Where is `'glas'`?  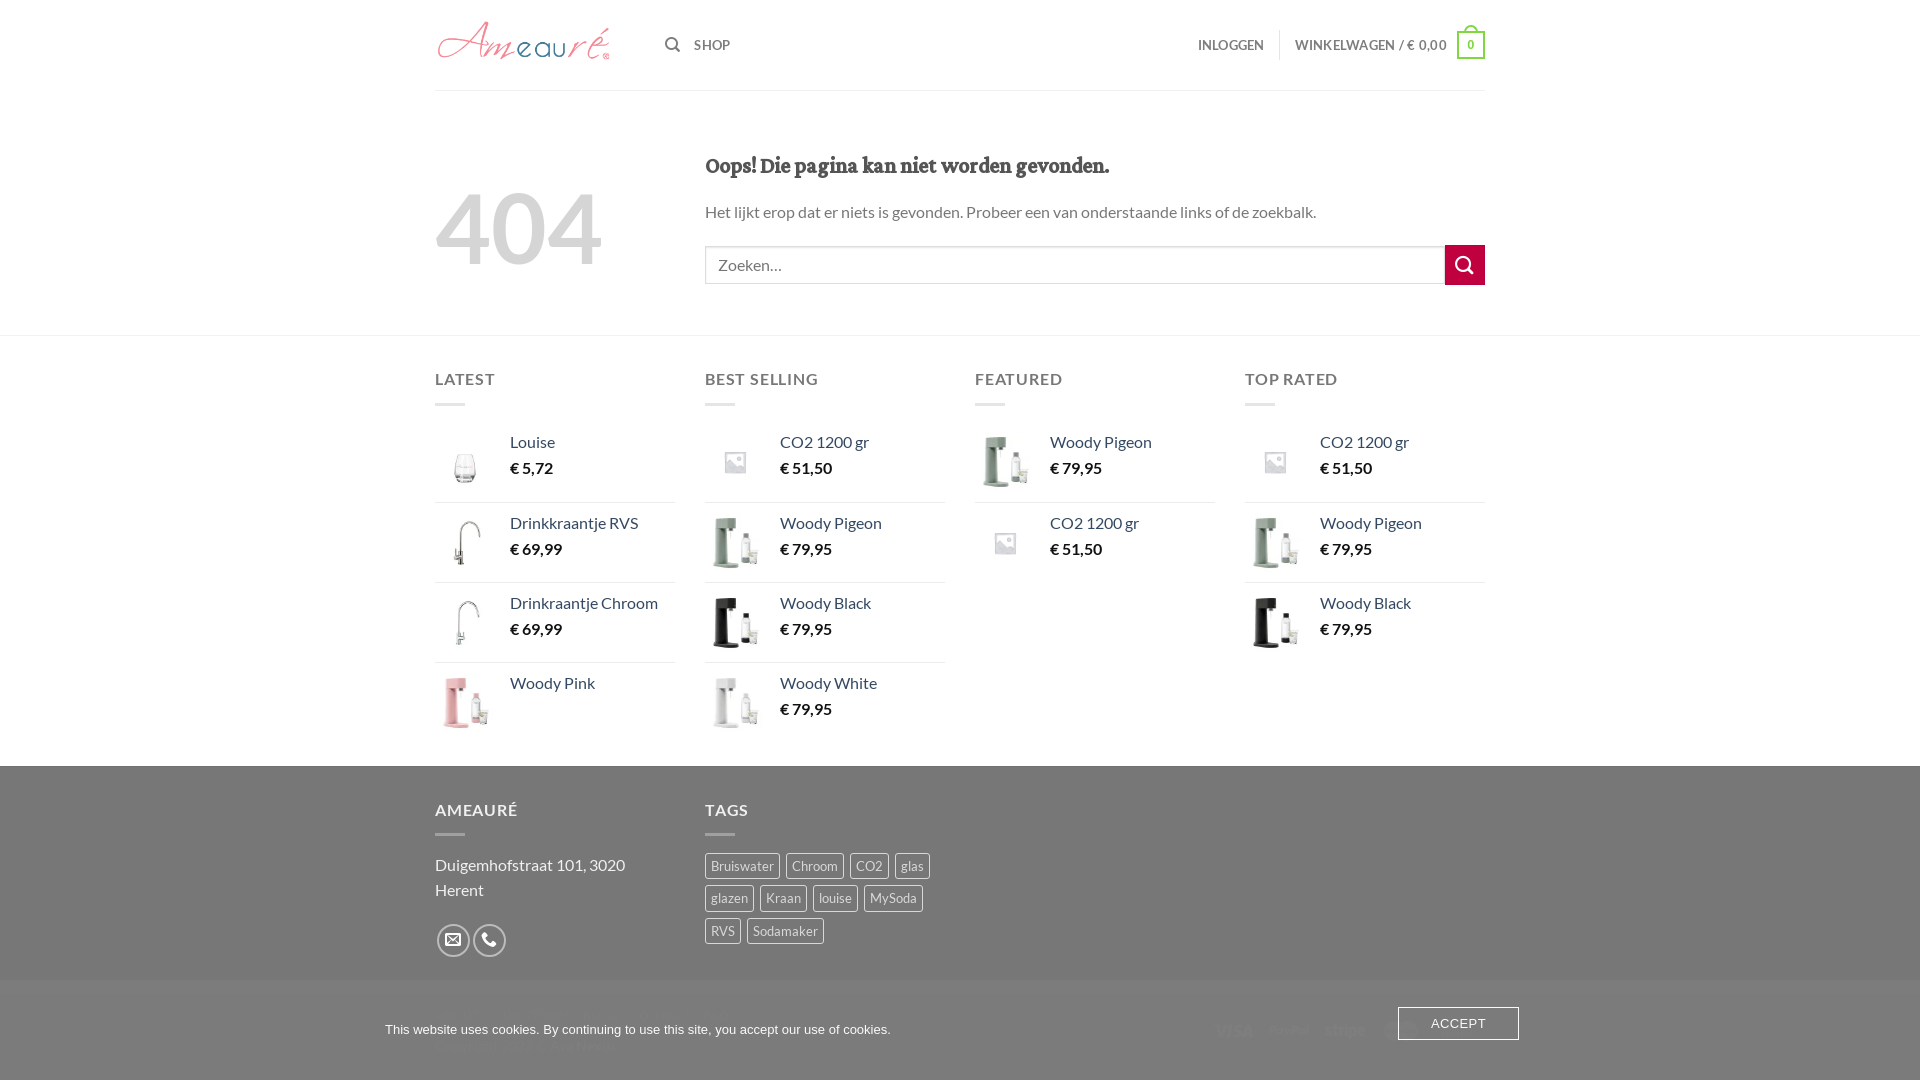
'glas' is located at coordinates (911, 865).